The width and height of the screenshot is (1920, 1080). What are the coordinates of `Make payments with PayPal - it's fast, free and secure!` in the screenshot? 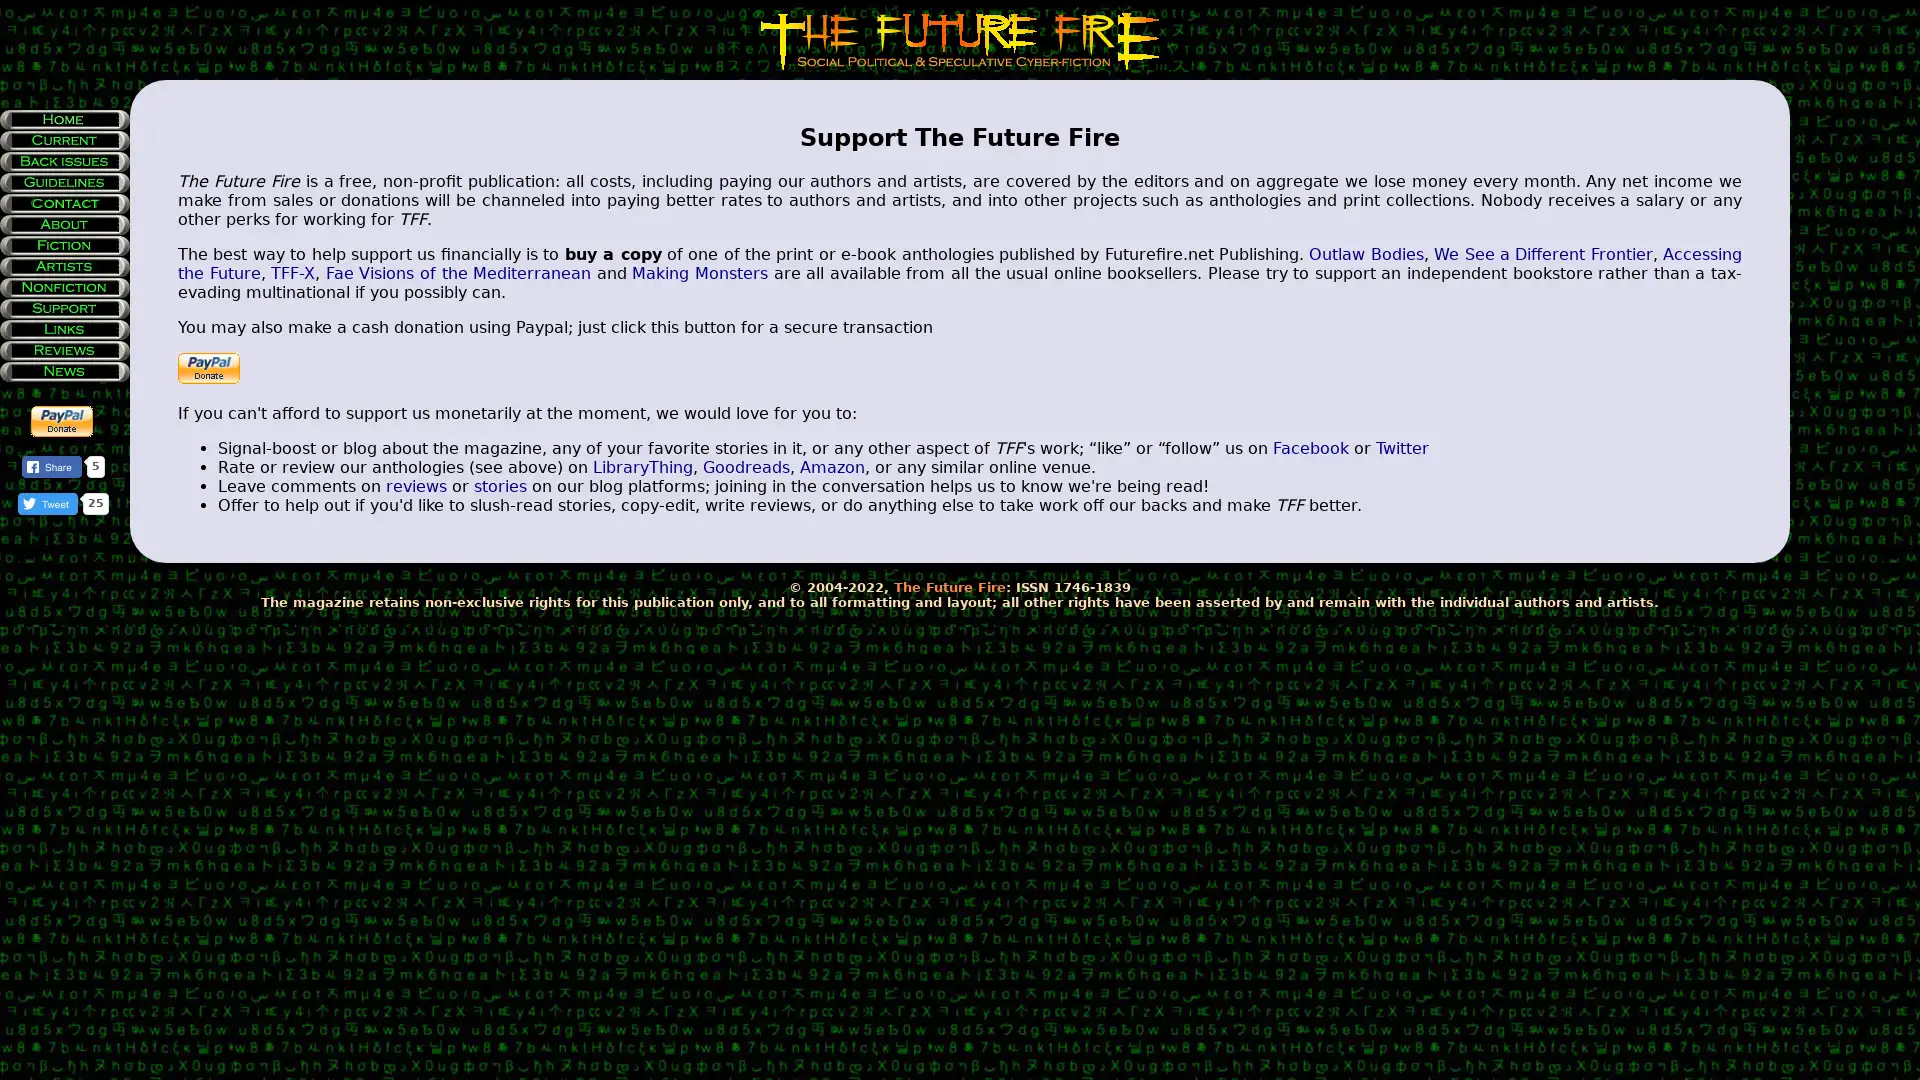 It's located at (62, 420).